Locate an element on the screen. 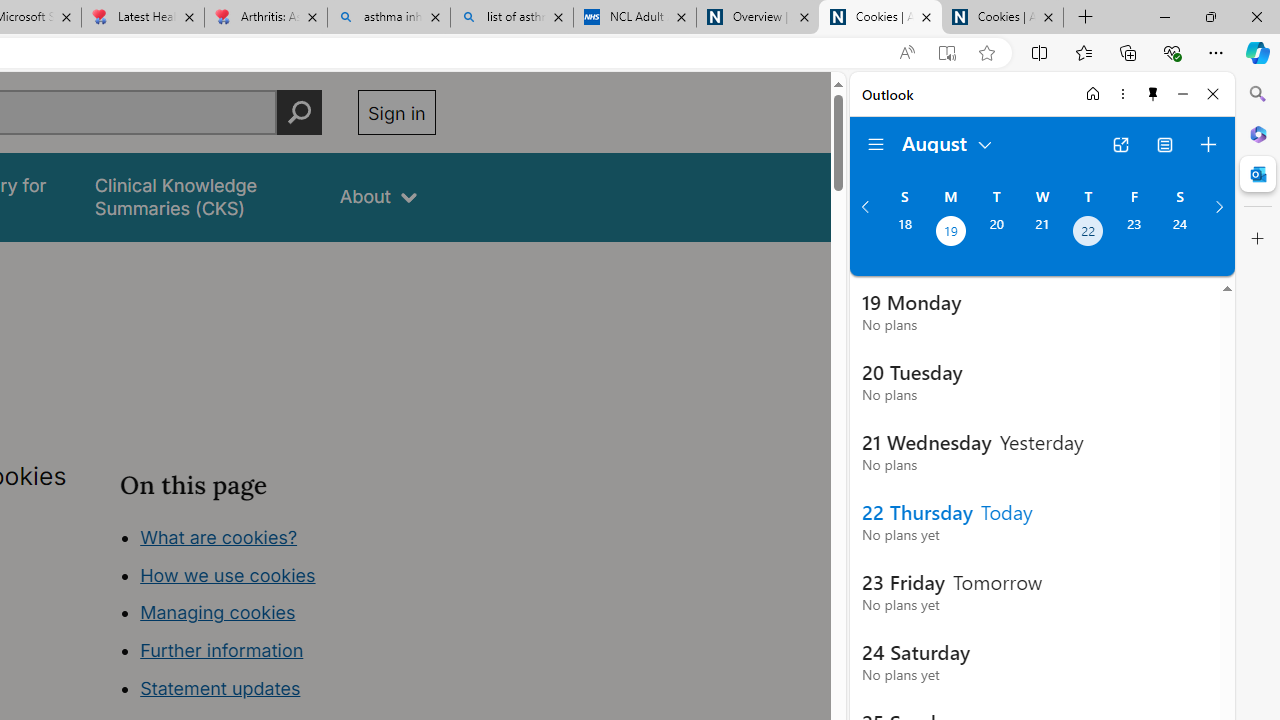 Image resolution: width=1280 pixels, height=720 pixels. 'Further information' is located at coordinates (222, 650).